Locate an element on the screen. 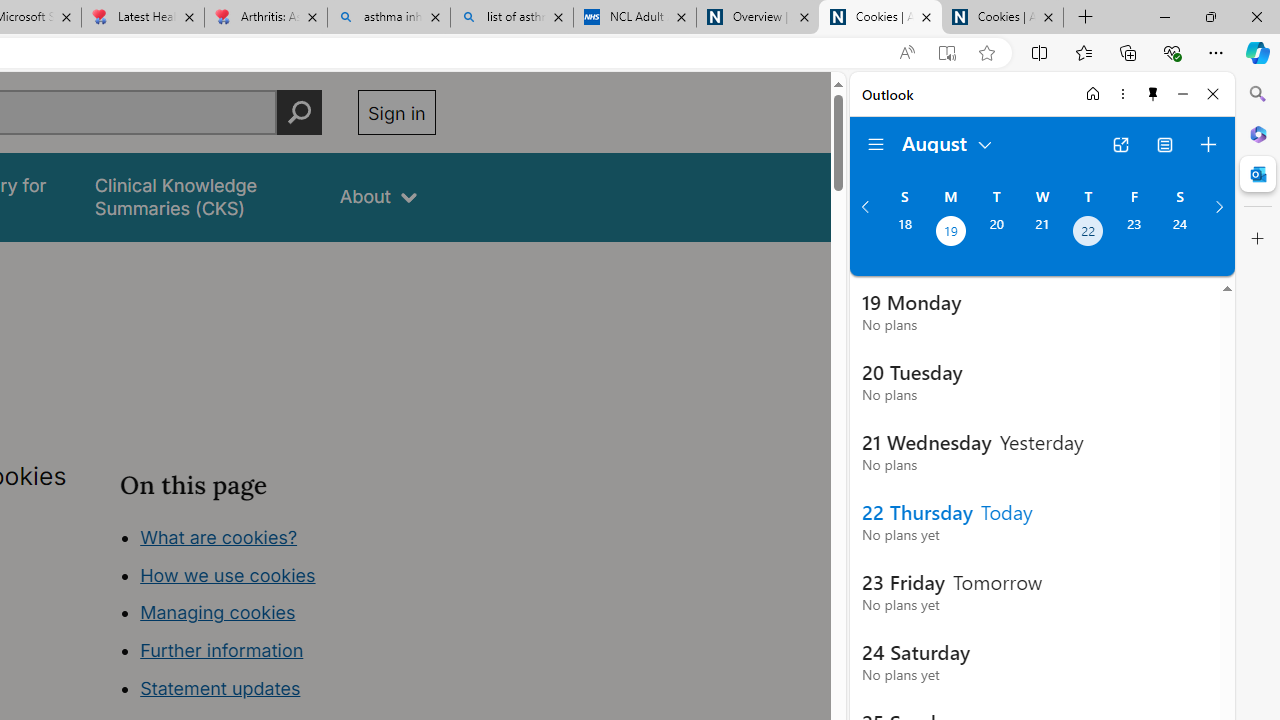 Image resolution: width=1280 pixels, height=720 pixels. 'Further information' is located at coordinates (222, 650).